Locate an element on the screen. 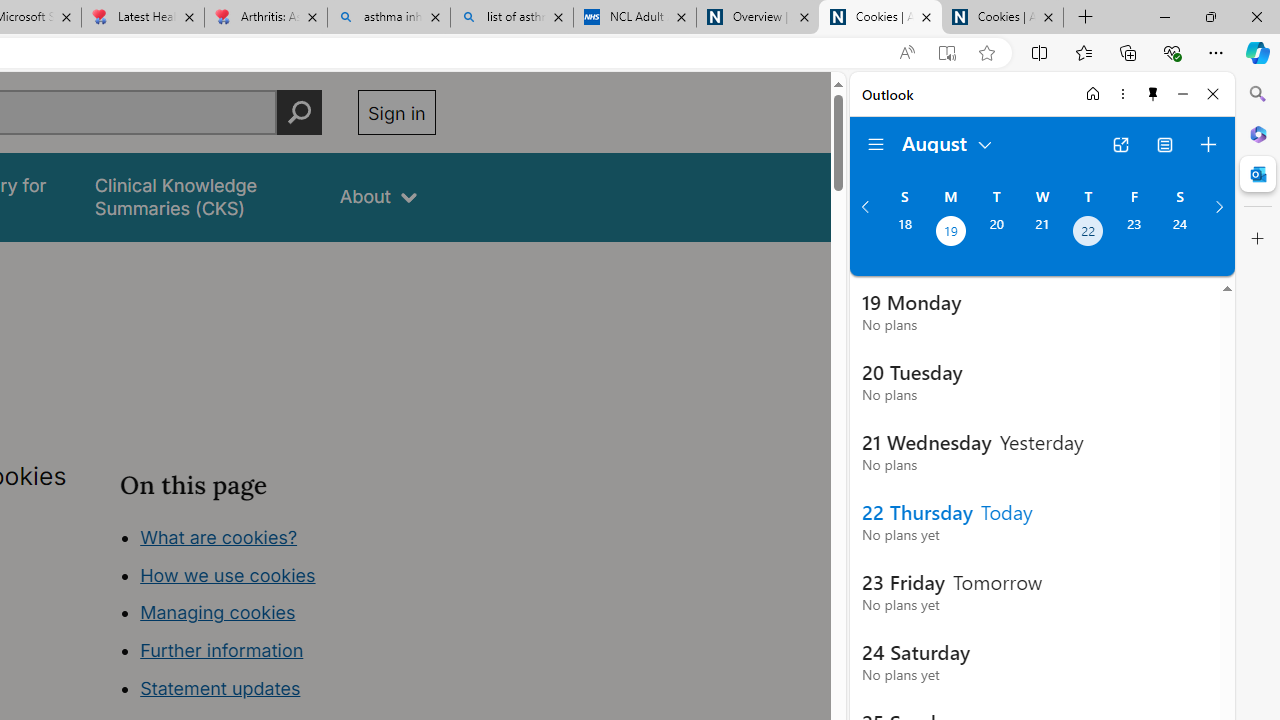 Image resolution: width=1280 pixels, height=720 pixels. 'Further information' is located at coordinates (222, 650).